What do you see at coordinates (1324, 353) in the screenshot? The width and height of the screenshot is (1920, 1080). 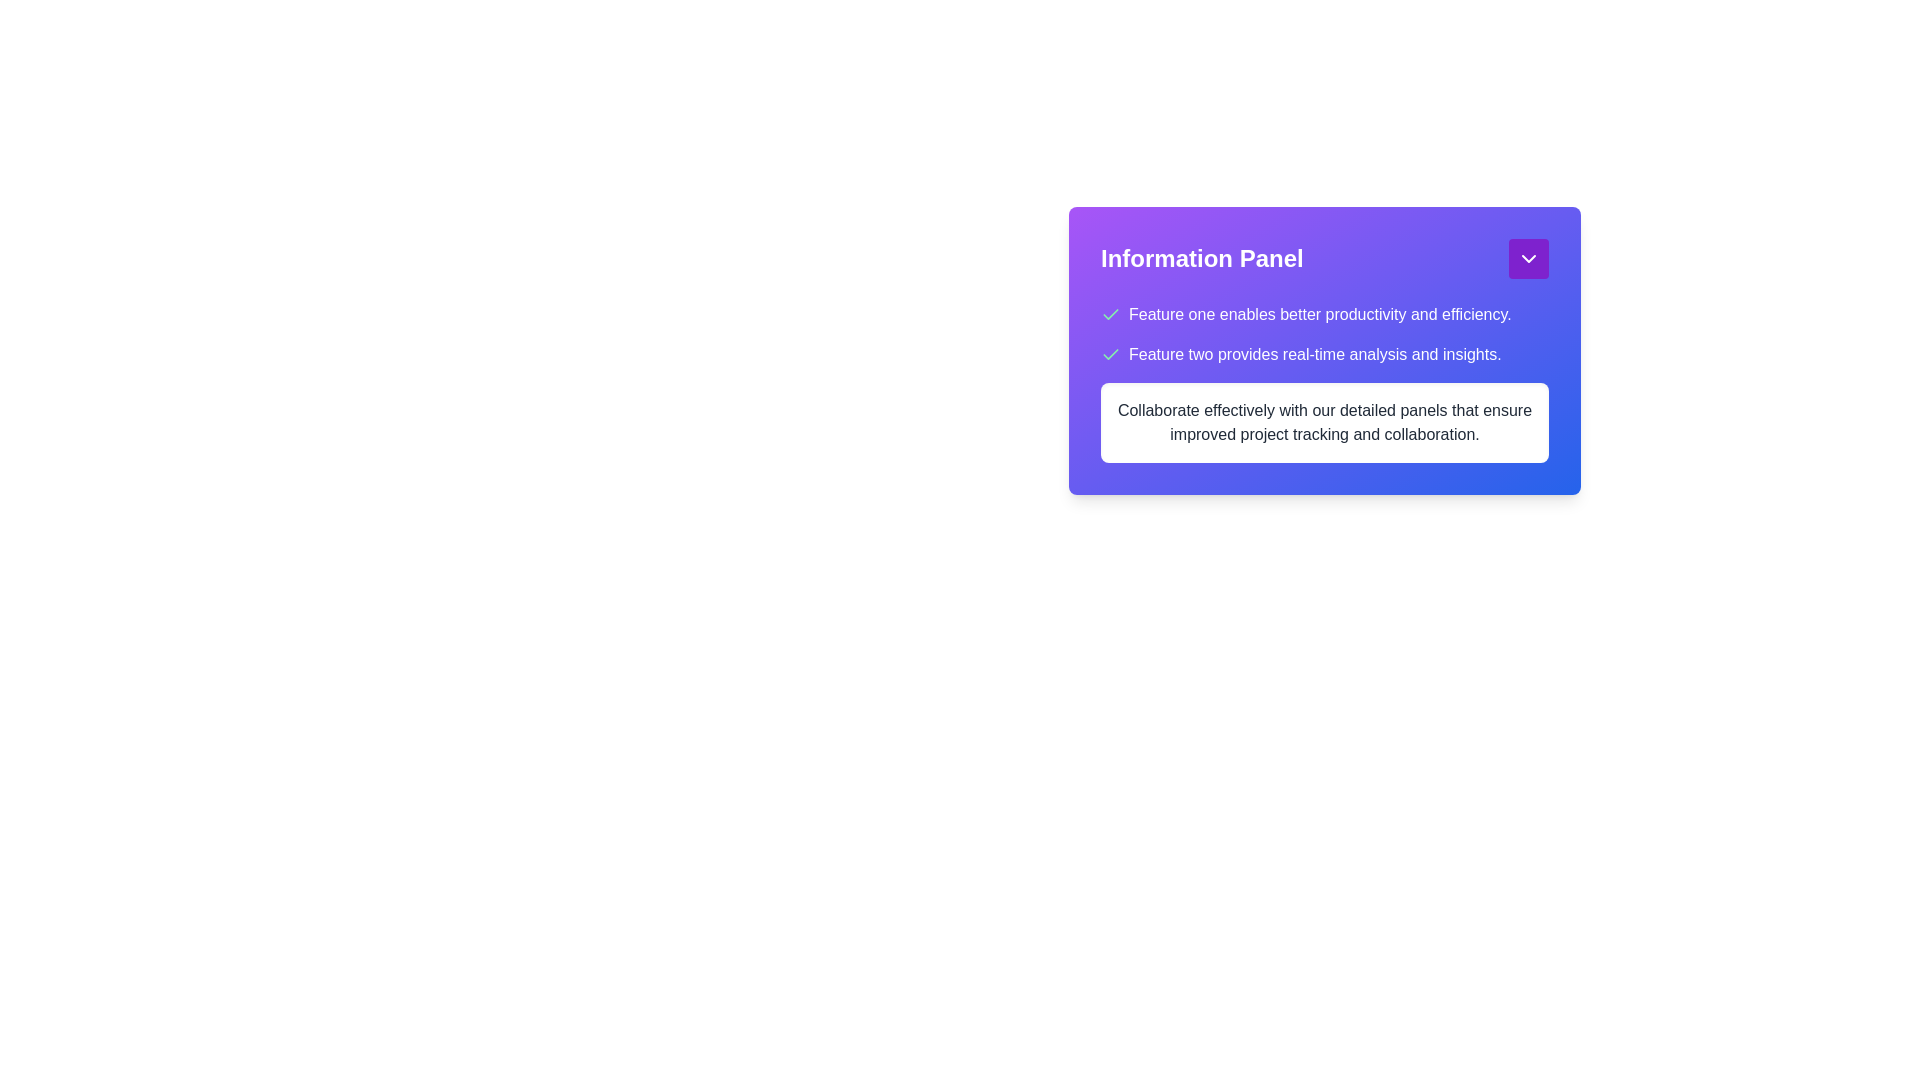 I see `the text description with icon that reads 'Feature two provides real-time analysis and insights.' which has a green checkmark icon and is styled in white against a purple background` at bounding box center [1324, 353].